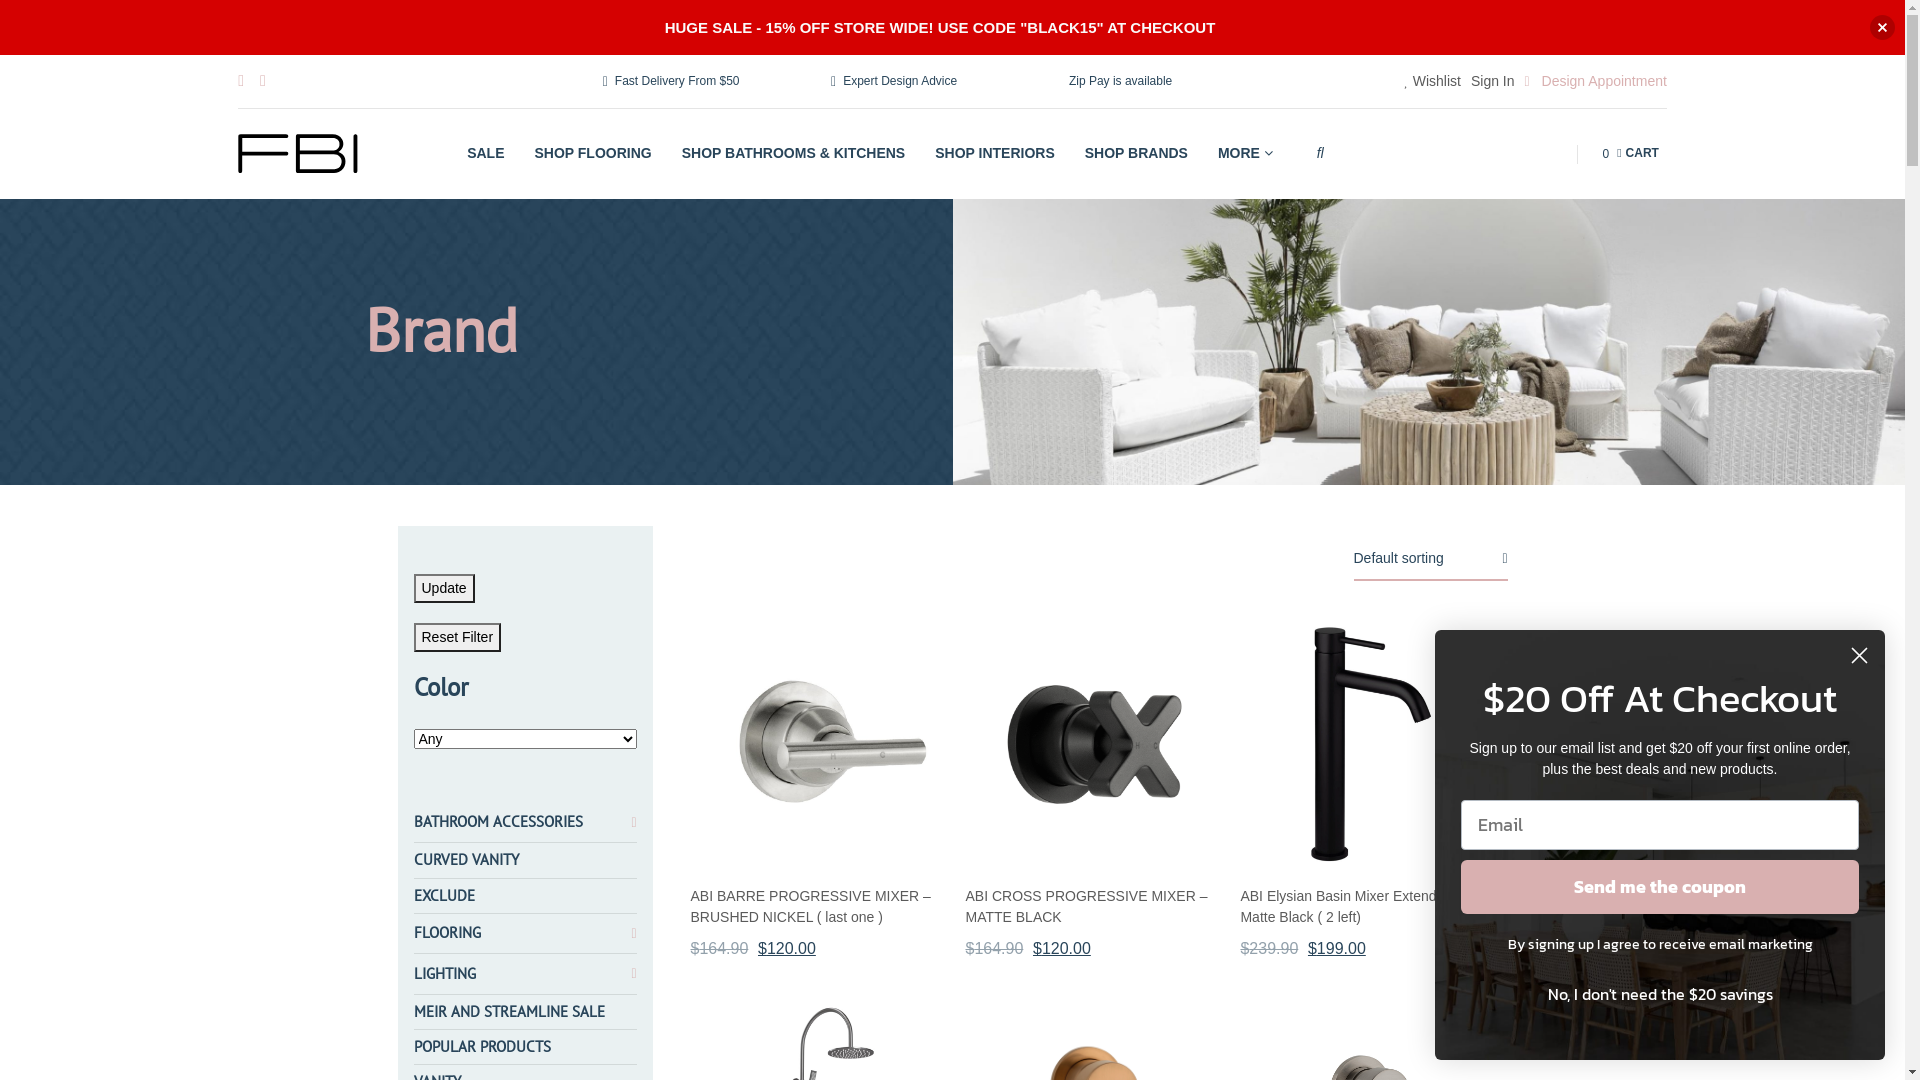  I want to click on 'SHOP BRANDS', so click(1075, 153).